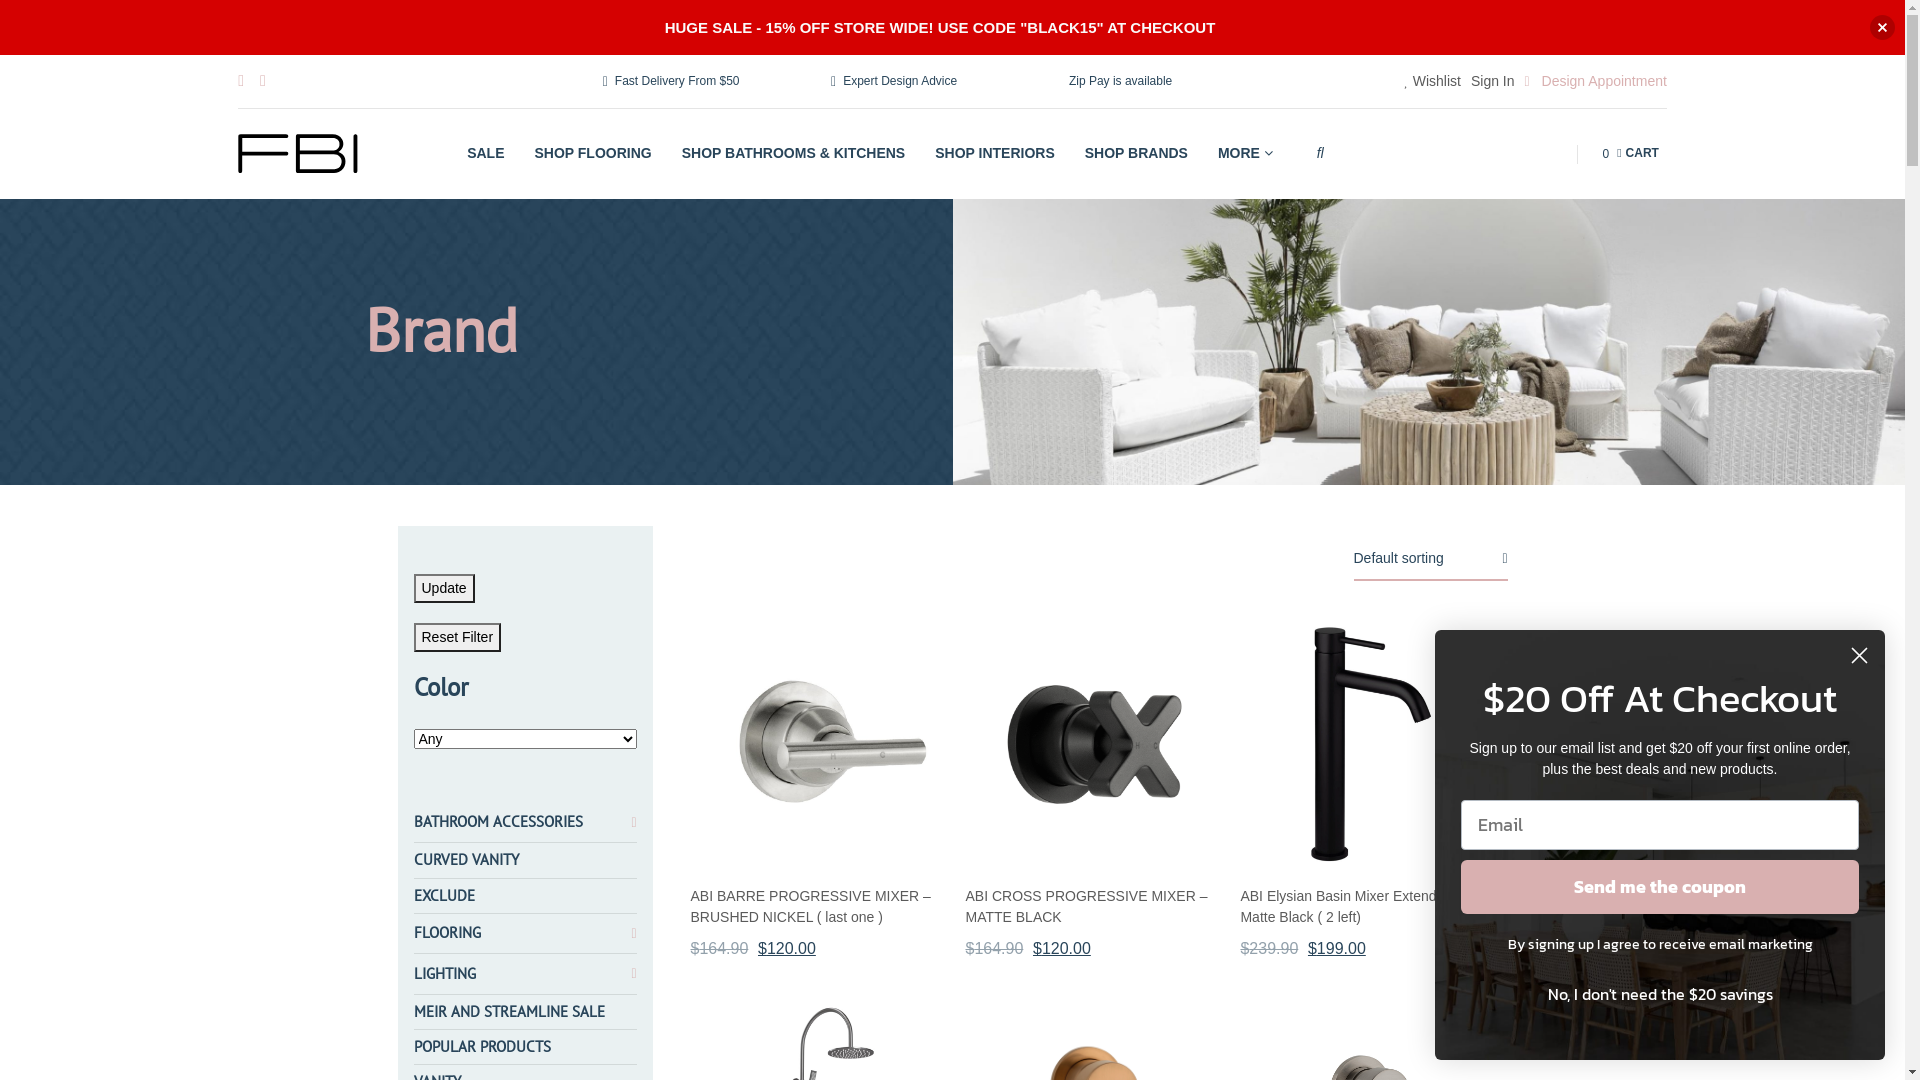  I want to click on 'SHOP BRANDS', so click(1075, 153).